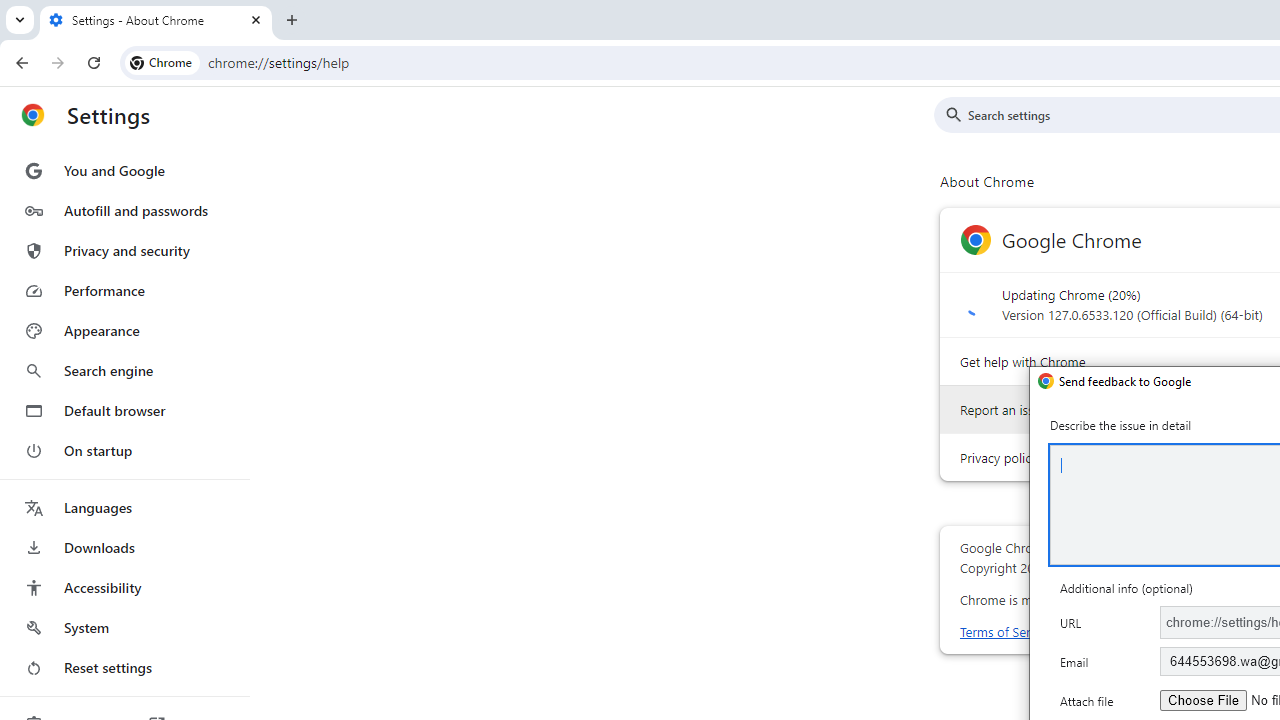 The image size is (1280, 720). I want to click on 'Autofill and passwords', so click(123, 210).